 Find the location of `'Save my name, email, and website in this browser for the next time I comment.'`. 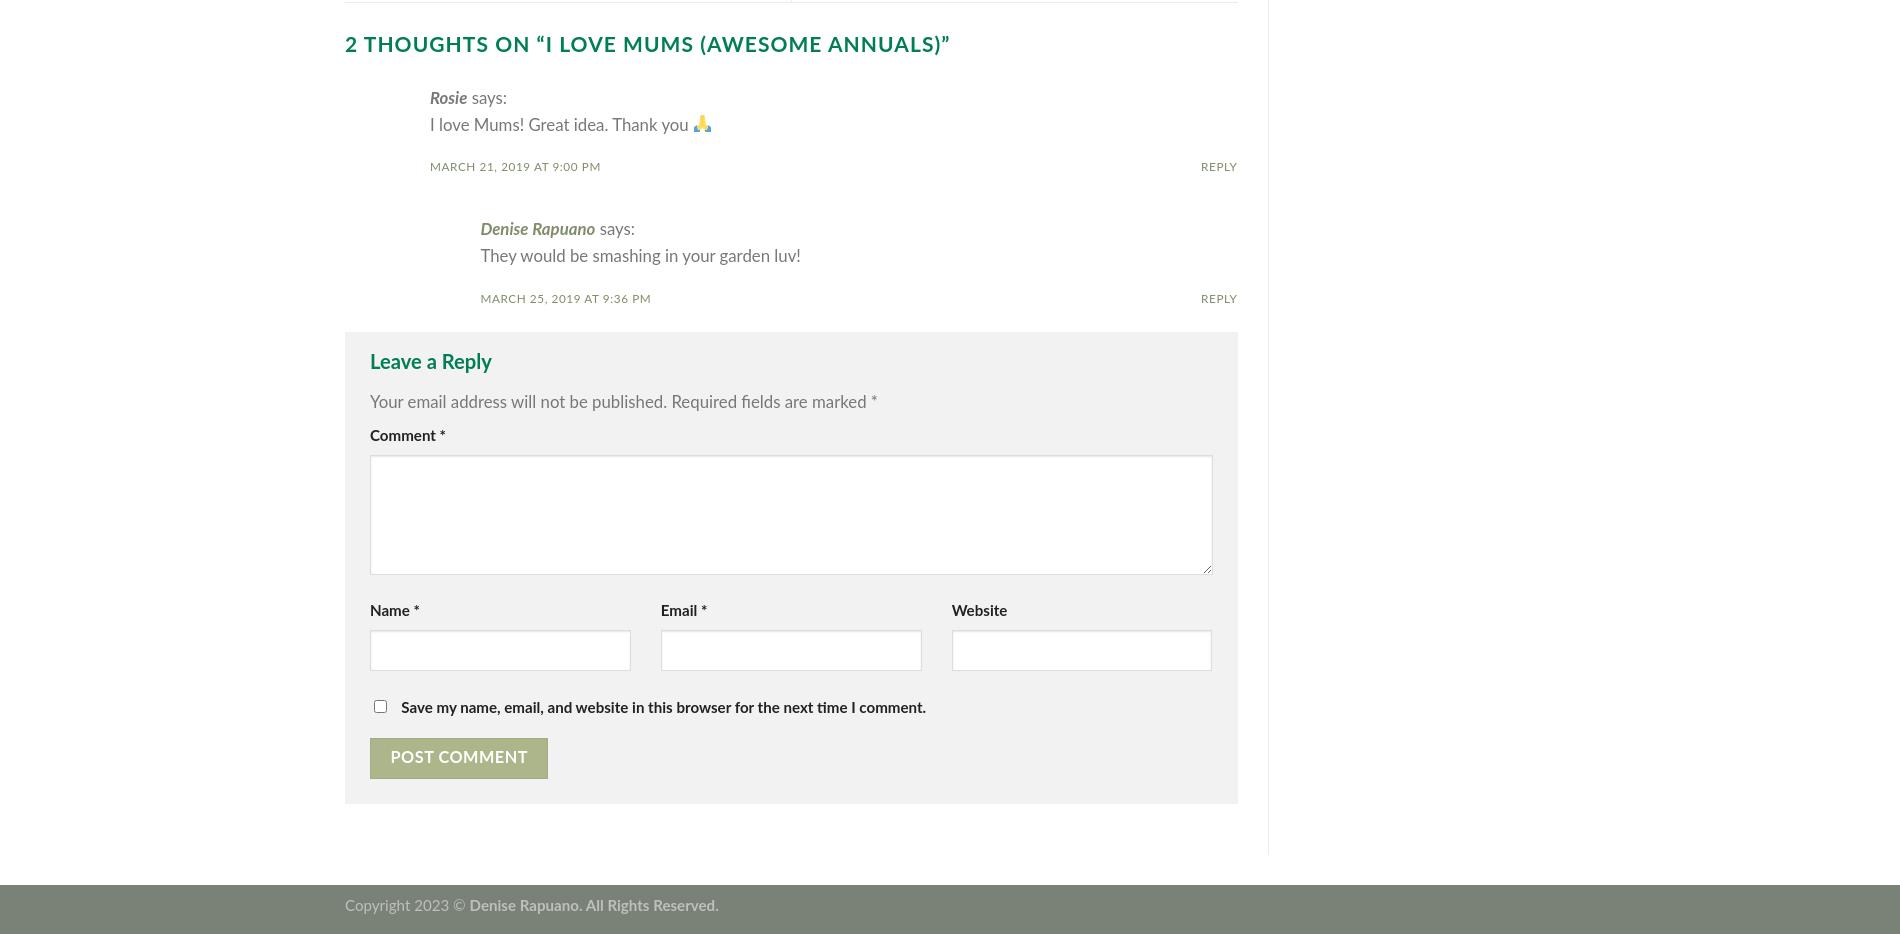

'Save my name, email, and website in this browser for the next time I comment.' is located at coordinates (663, 708).